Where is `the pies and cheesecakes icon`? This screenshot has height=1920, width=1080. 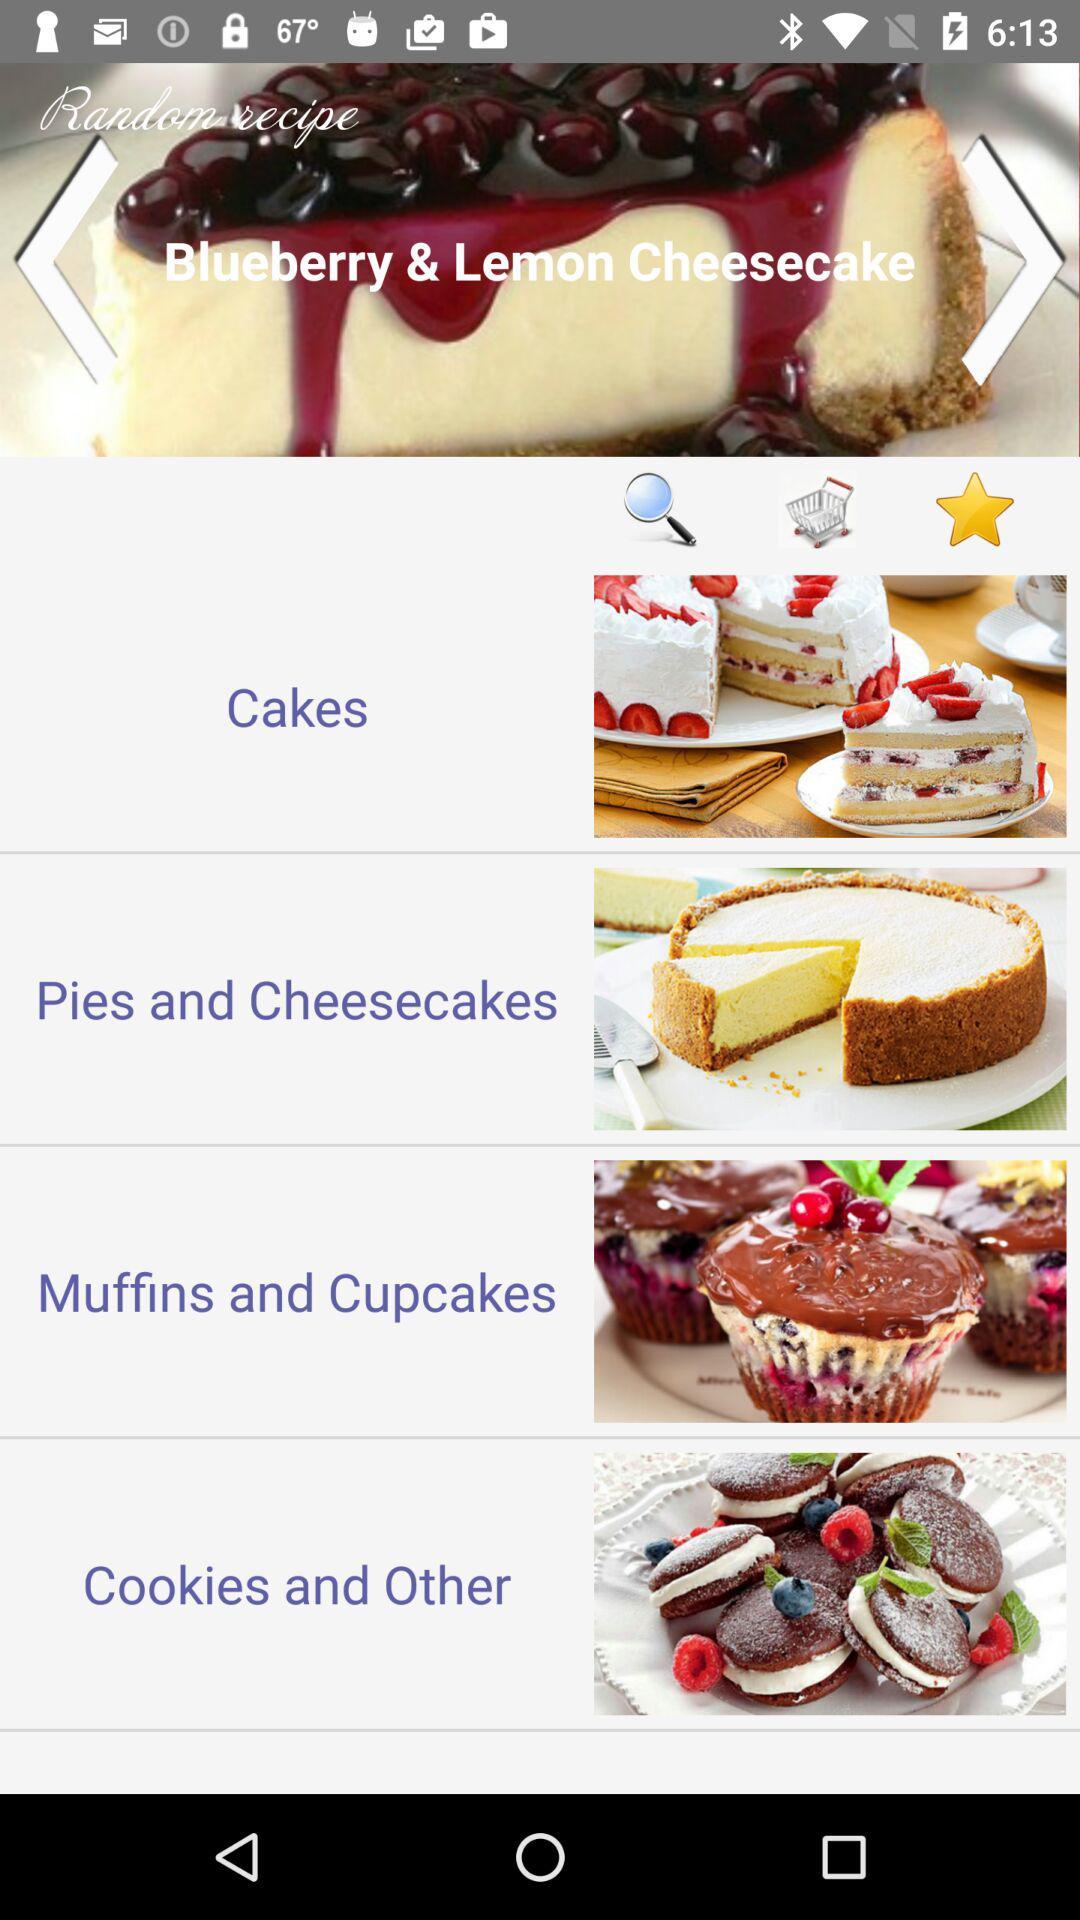
the pies and cheesecakes icon is located at coordinates (297, 998).